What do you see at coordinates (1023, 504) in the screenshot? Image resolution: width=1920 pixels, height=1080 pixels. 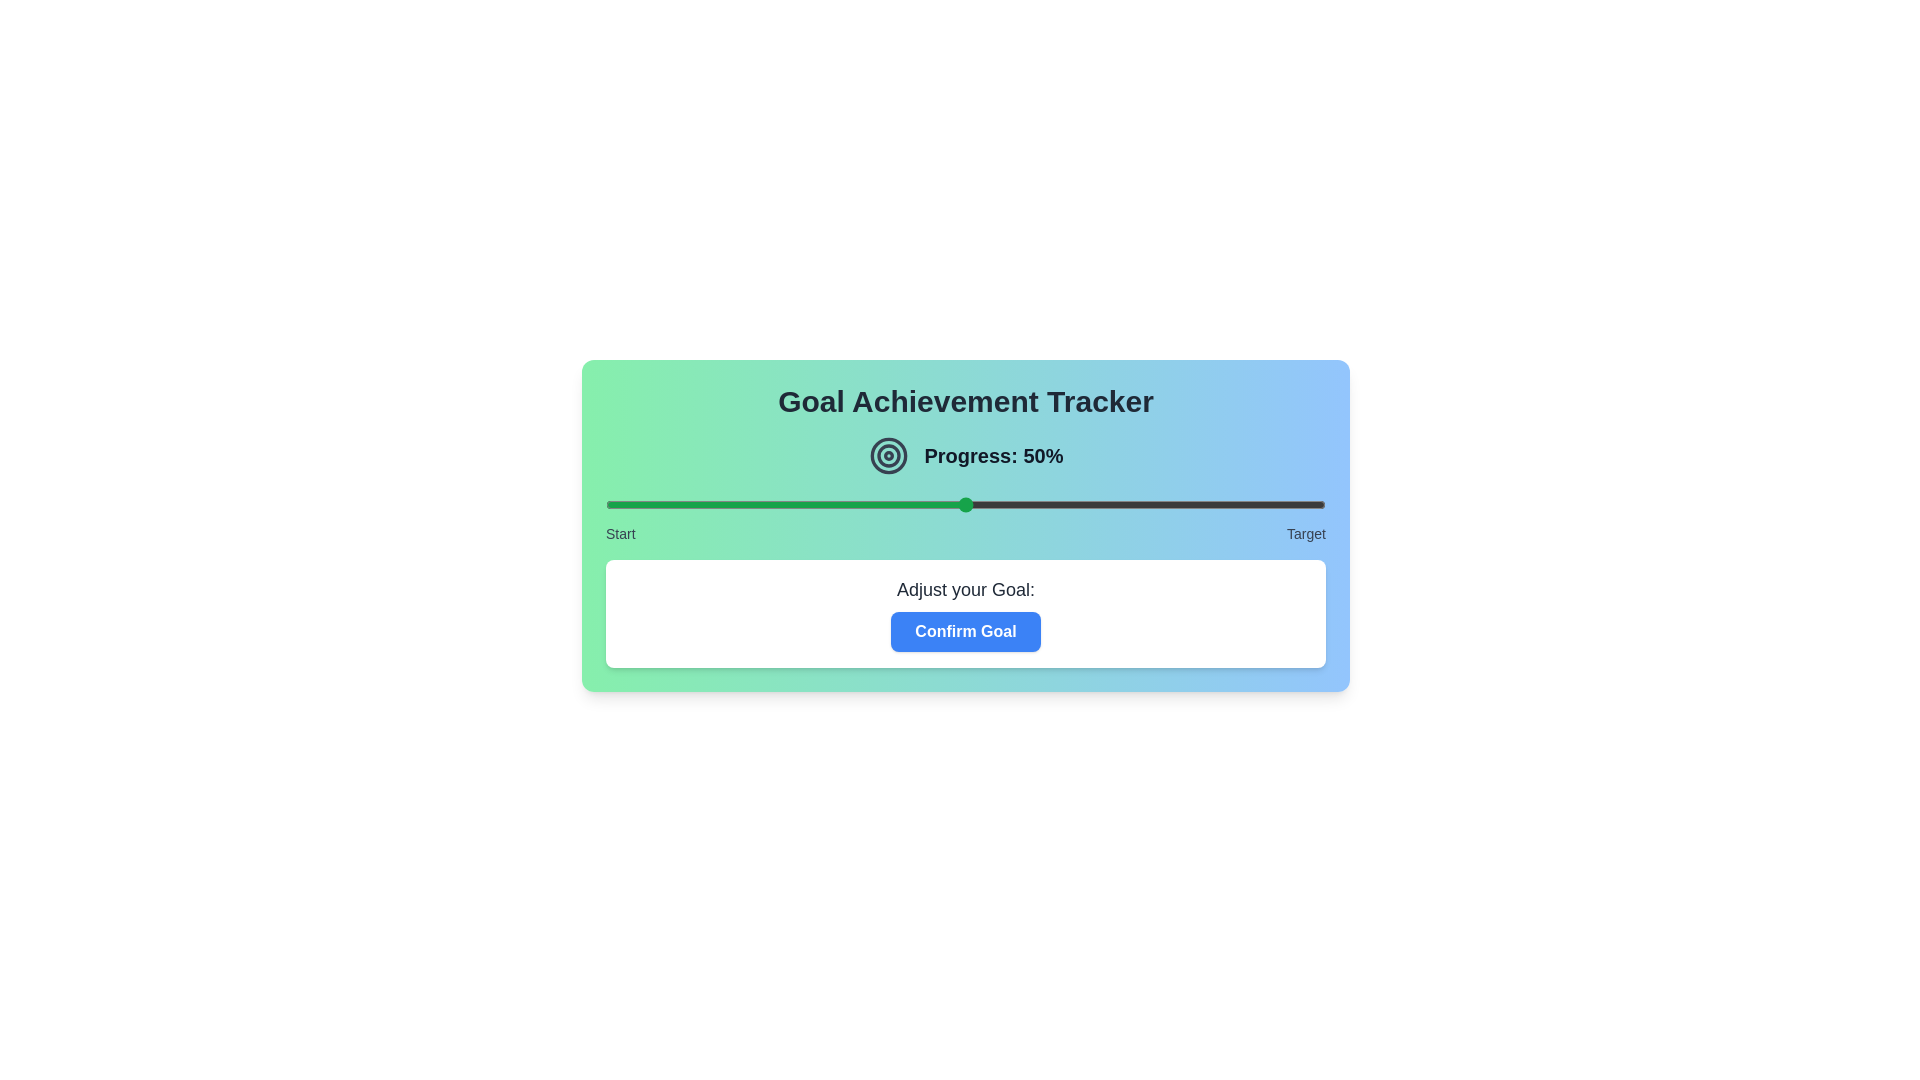 I see `the slider to set the goal to 58%` at bounding box center [1023, 504].